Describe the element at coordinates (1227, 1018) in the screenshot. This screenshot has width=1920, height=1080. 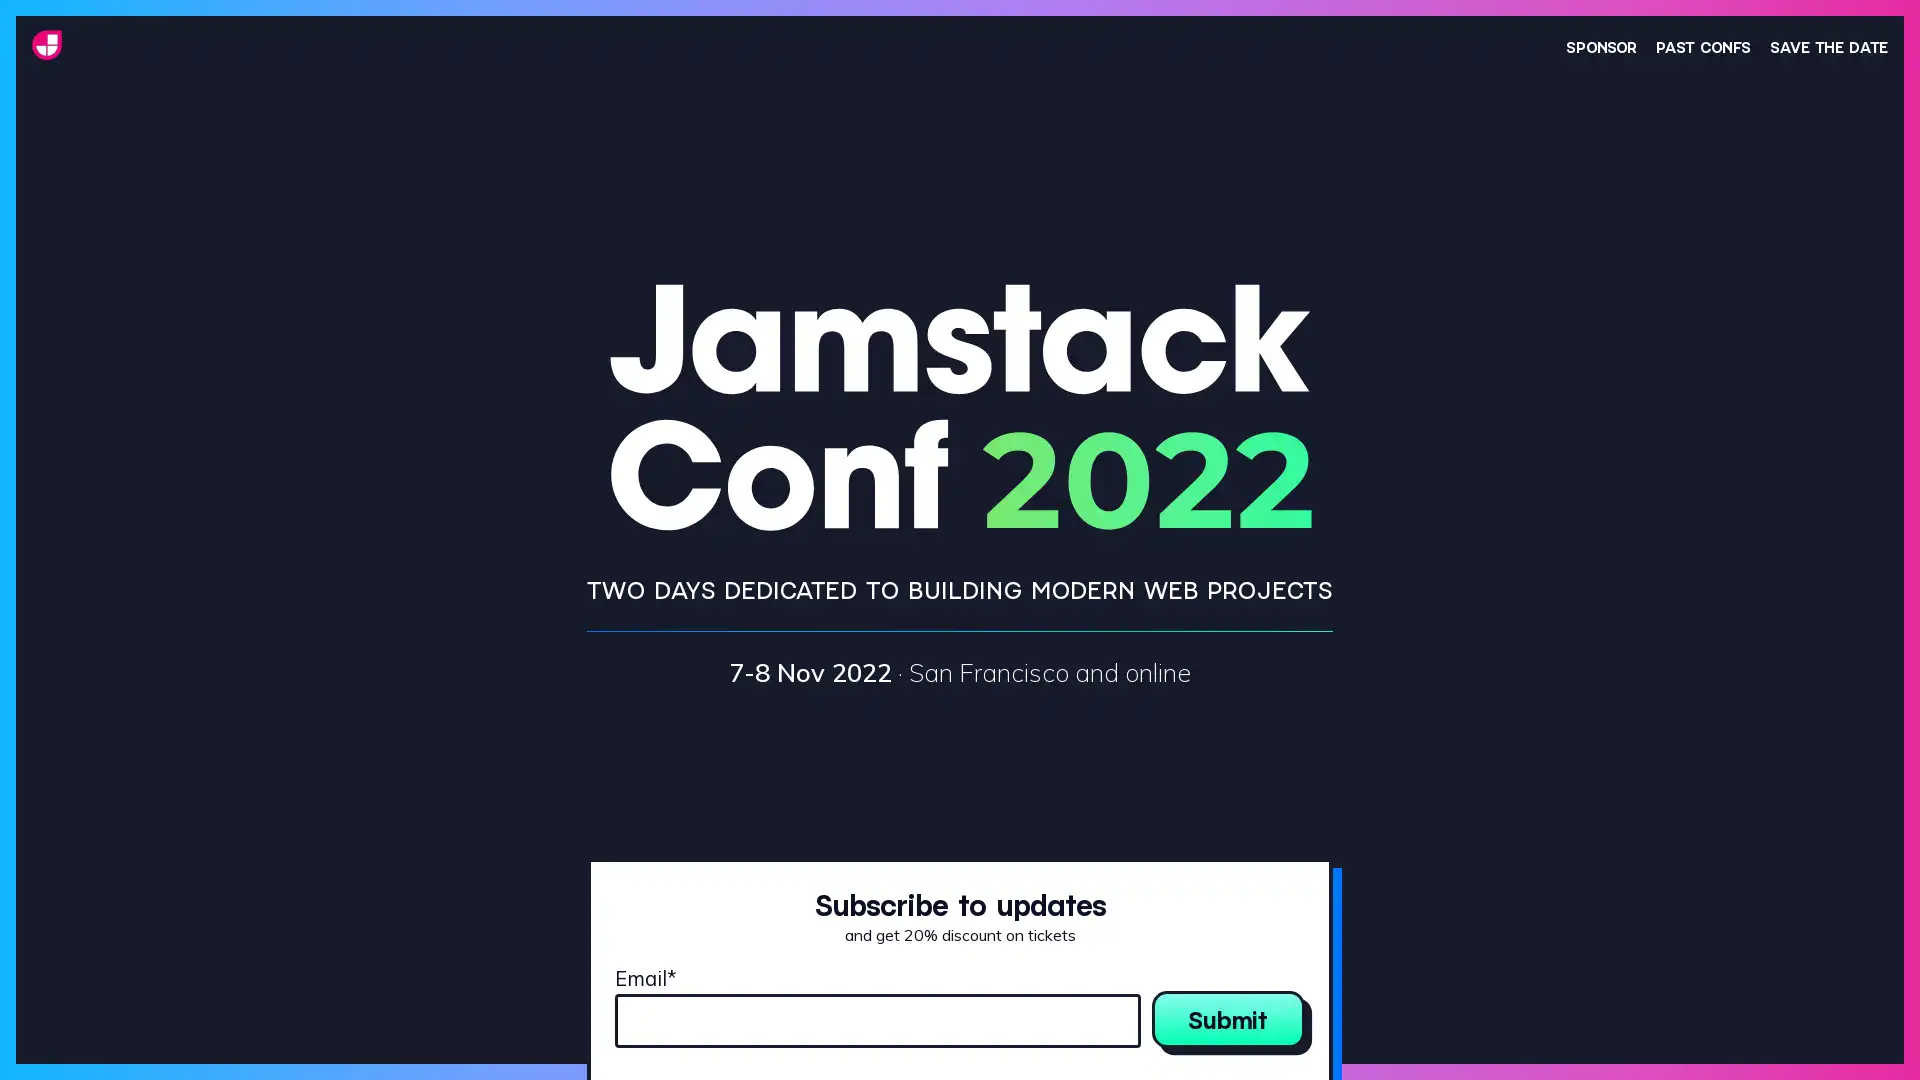
I see `Submit` at that location.